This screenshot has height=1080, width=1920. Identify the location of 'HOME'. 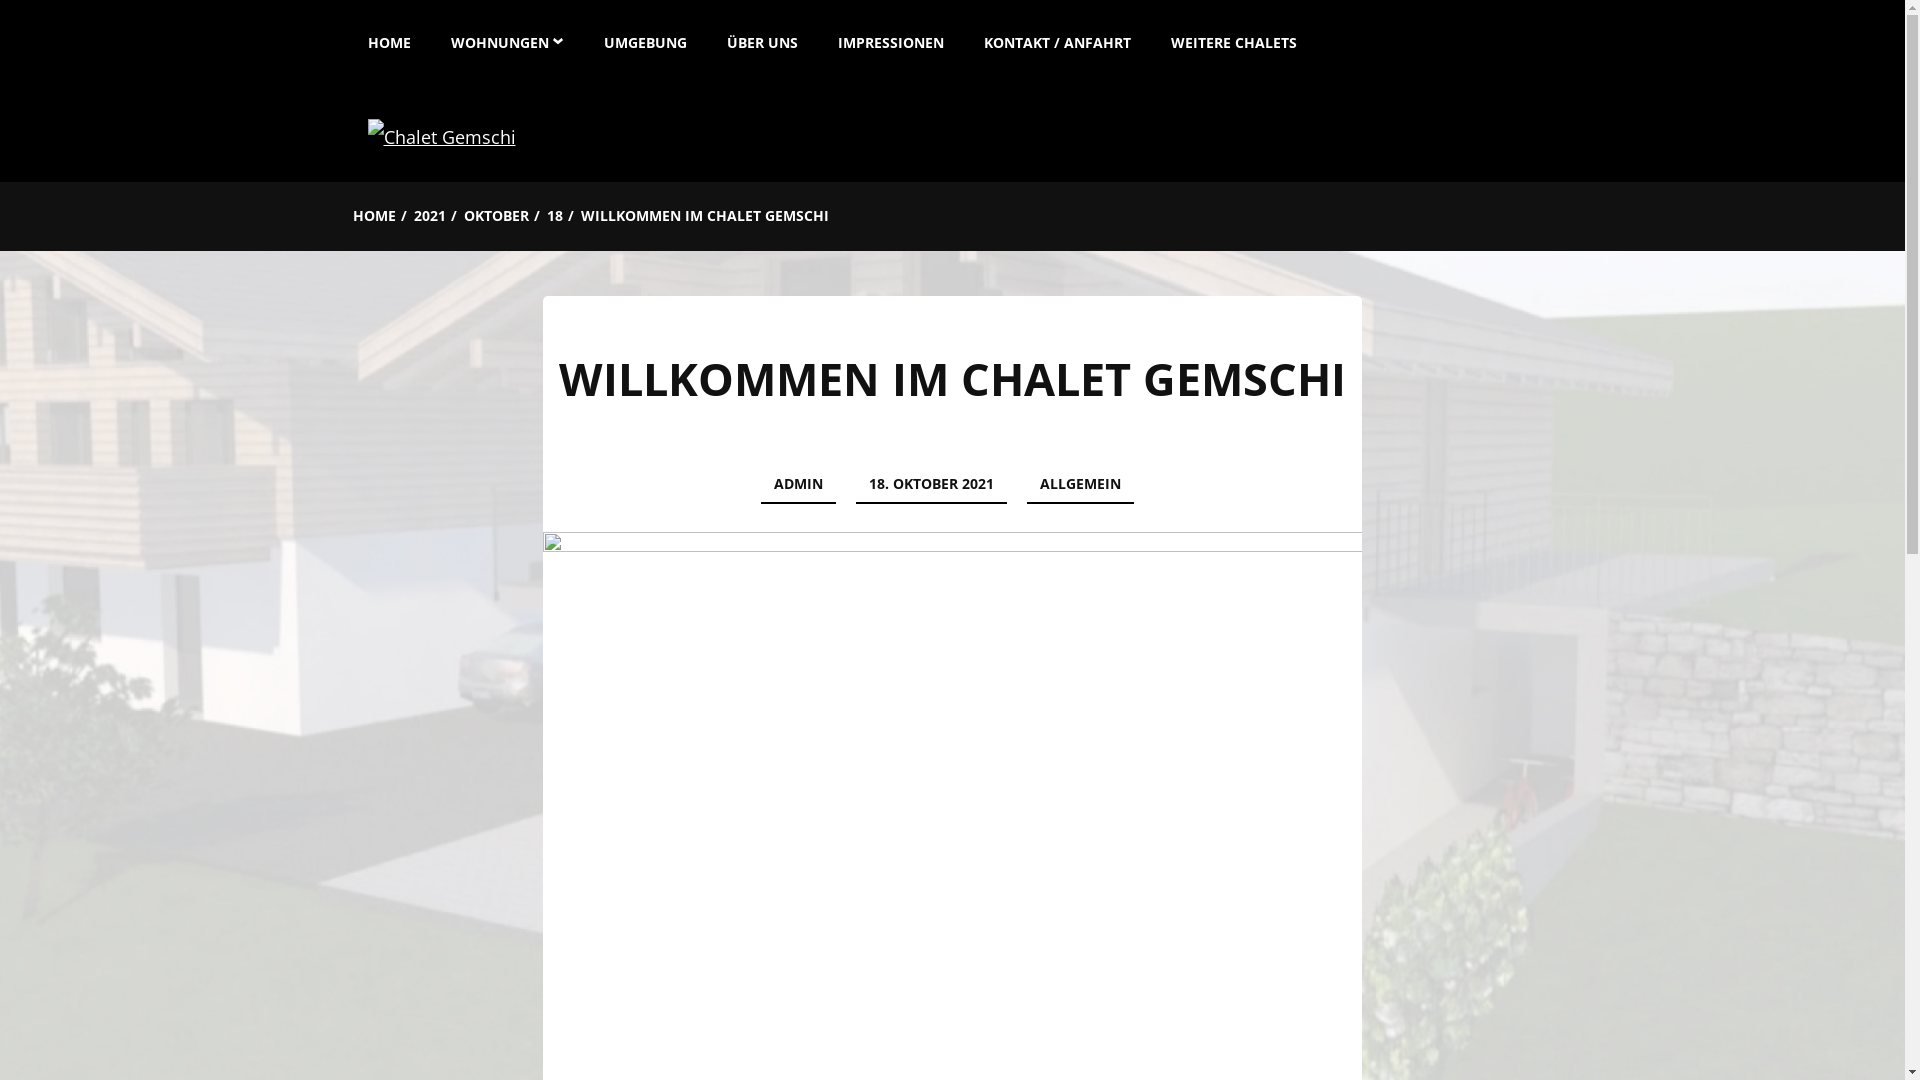
(399, 38).